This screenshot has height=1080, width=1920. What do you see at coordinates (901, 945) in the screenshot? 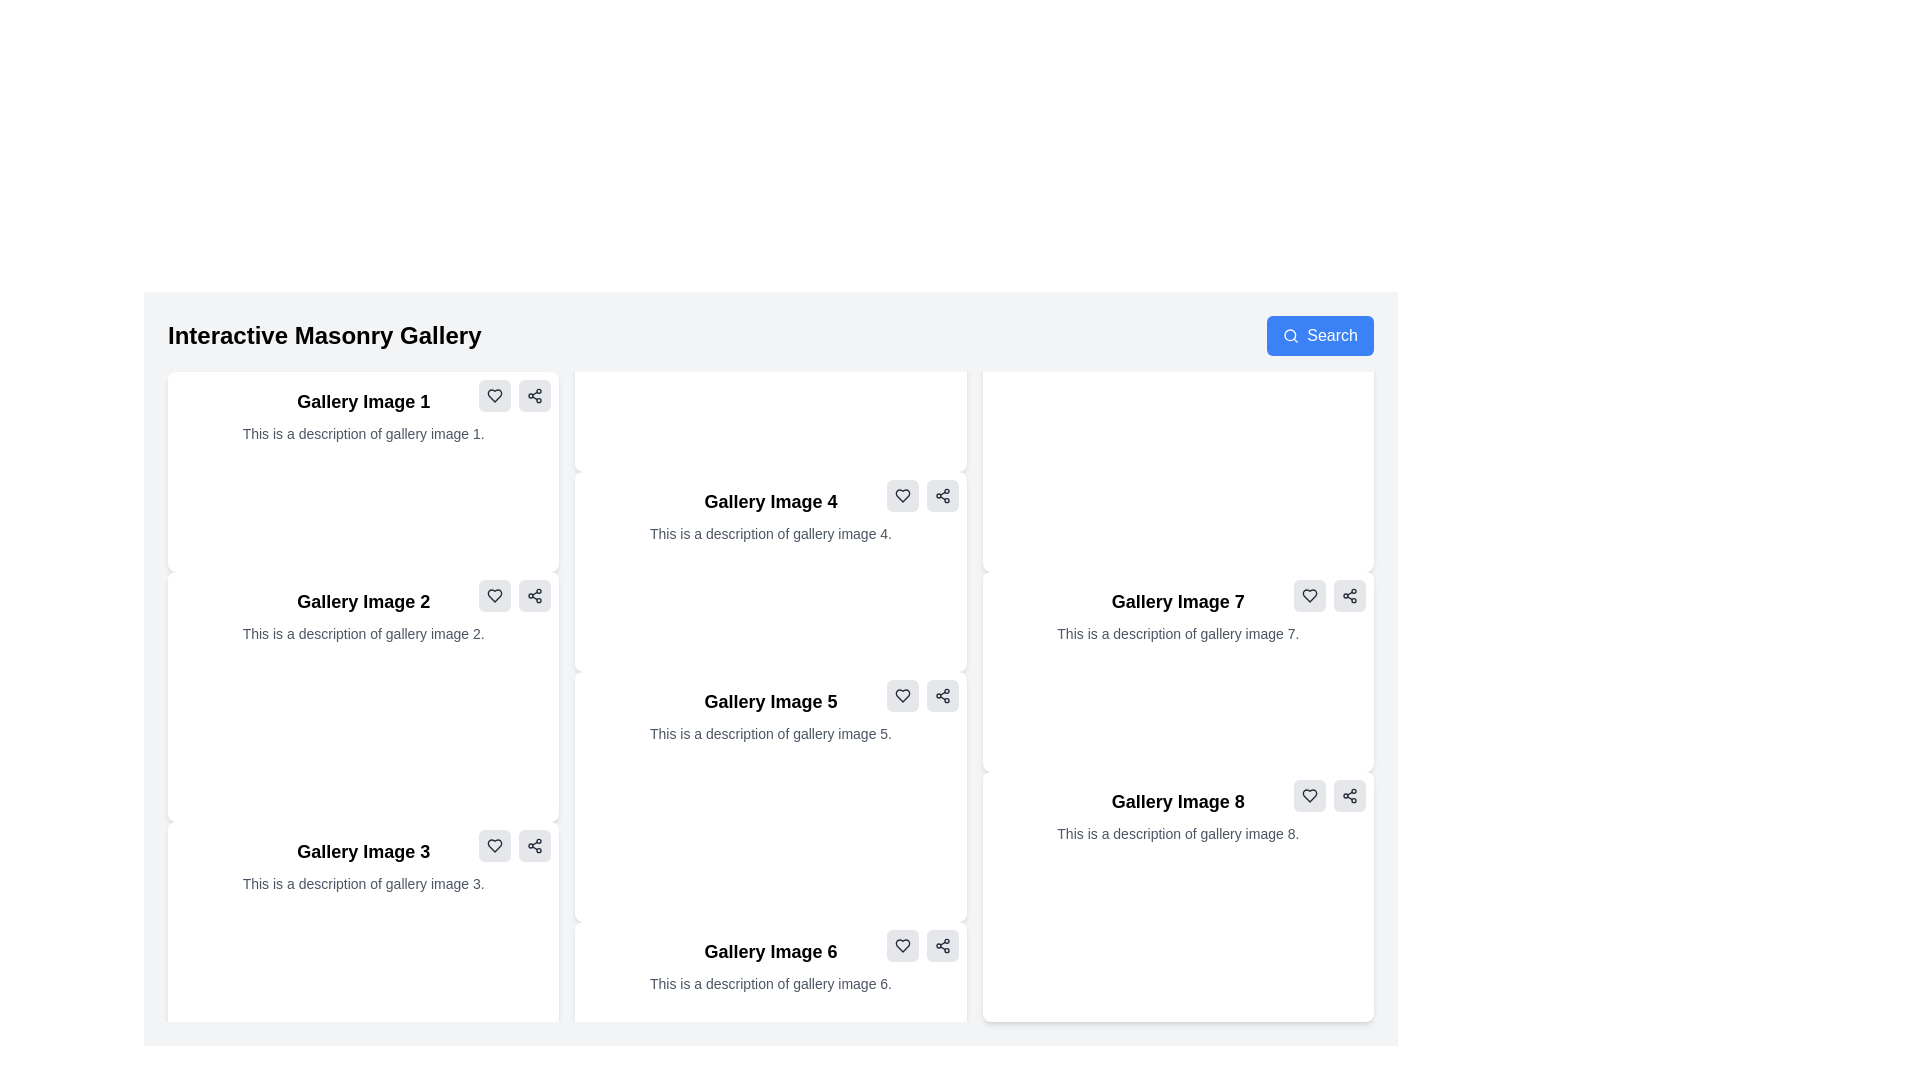
I see `the 'like' or 'favorite' button located in the bottom-right corner of the 'Gallery Image 6' card` at bounding box center [901, 945].